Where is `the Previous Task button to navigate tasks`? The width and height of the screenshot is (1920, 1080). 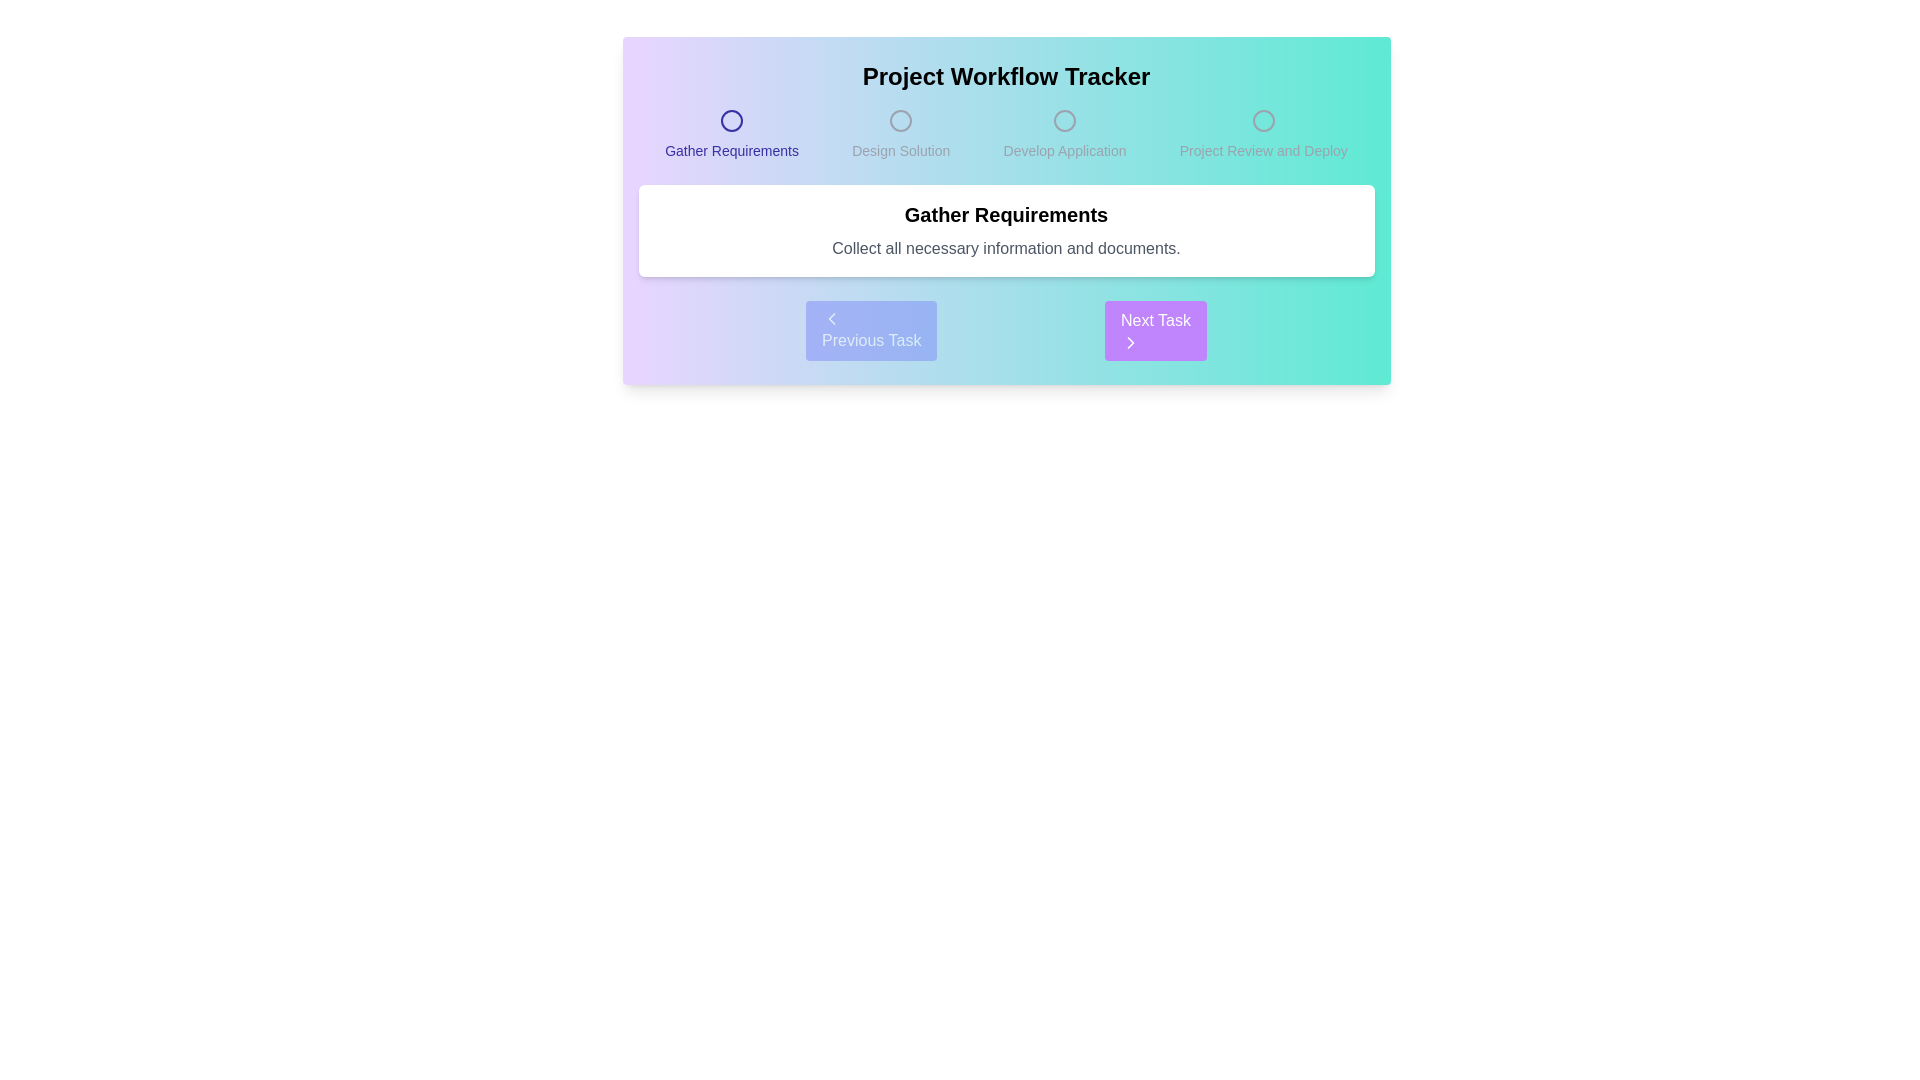 the Previous Task button to navigate tasks is located at coordinates (871, 330).